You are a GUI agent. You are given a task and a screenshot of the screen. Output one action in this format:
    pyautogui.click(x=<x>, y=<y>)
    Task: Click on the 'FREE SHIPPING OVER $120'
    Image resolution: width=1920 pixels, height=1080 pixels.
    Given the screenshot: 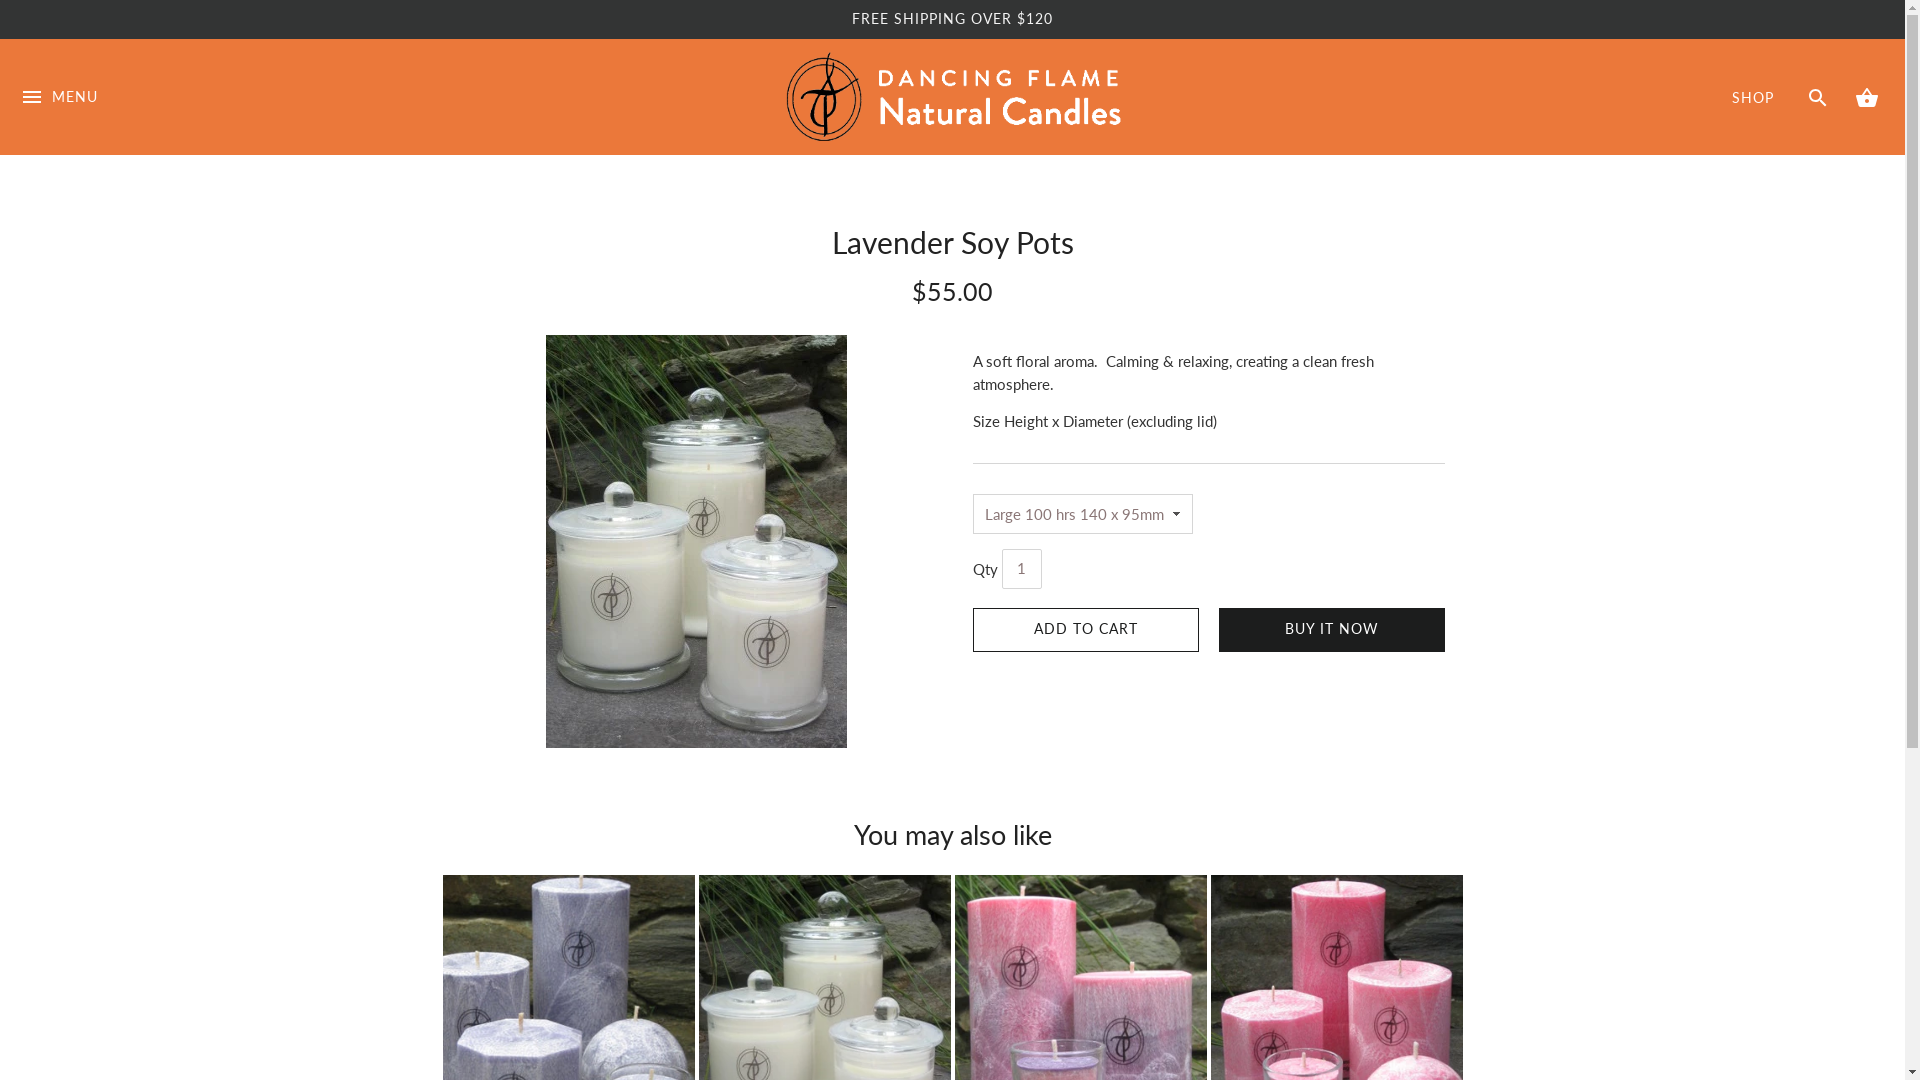 What is the action you would take?
    pyautogui.click(x=951, y=19)
    